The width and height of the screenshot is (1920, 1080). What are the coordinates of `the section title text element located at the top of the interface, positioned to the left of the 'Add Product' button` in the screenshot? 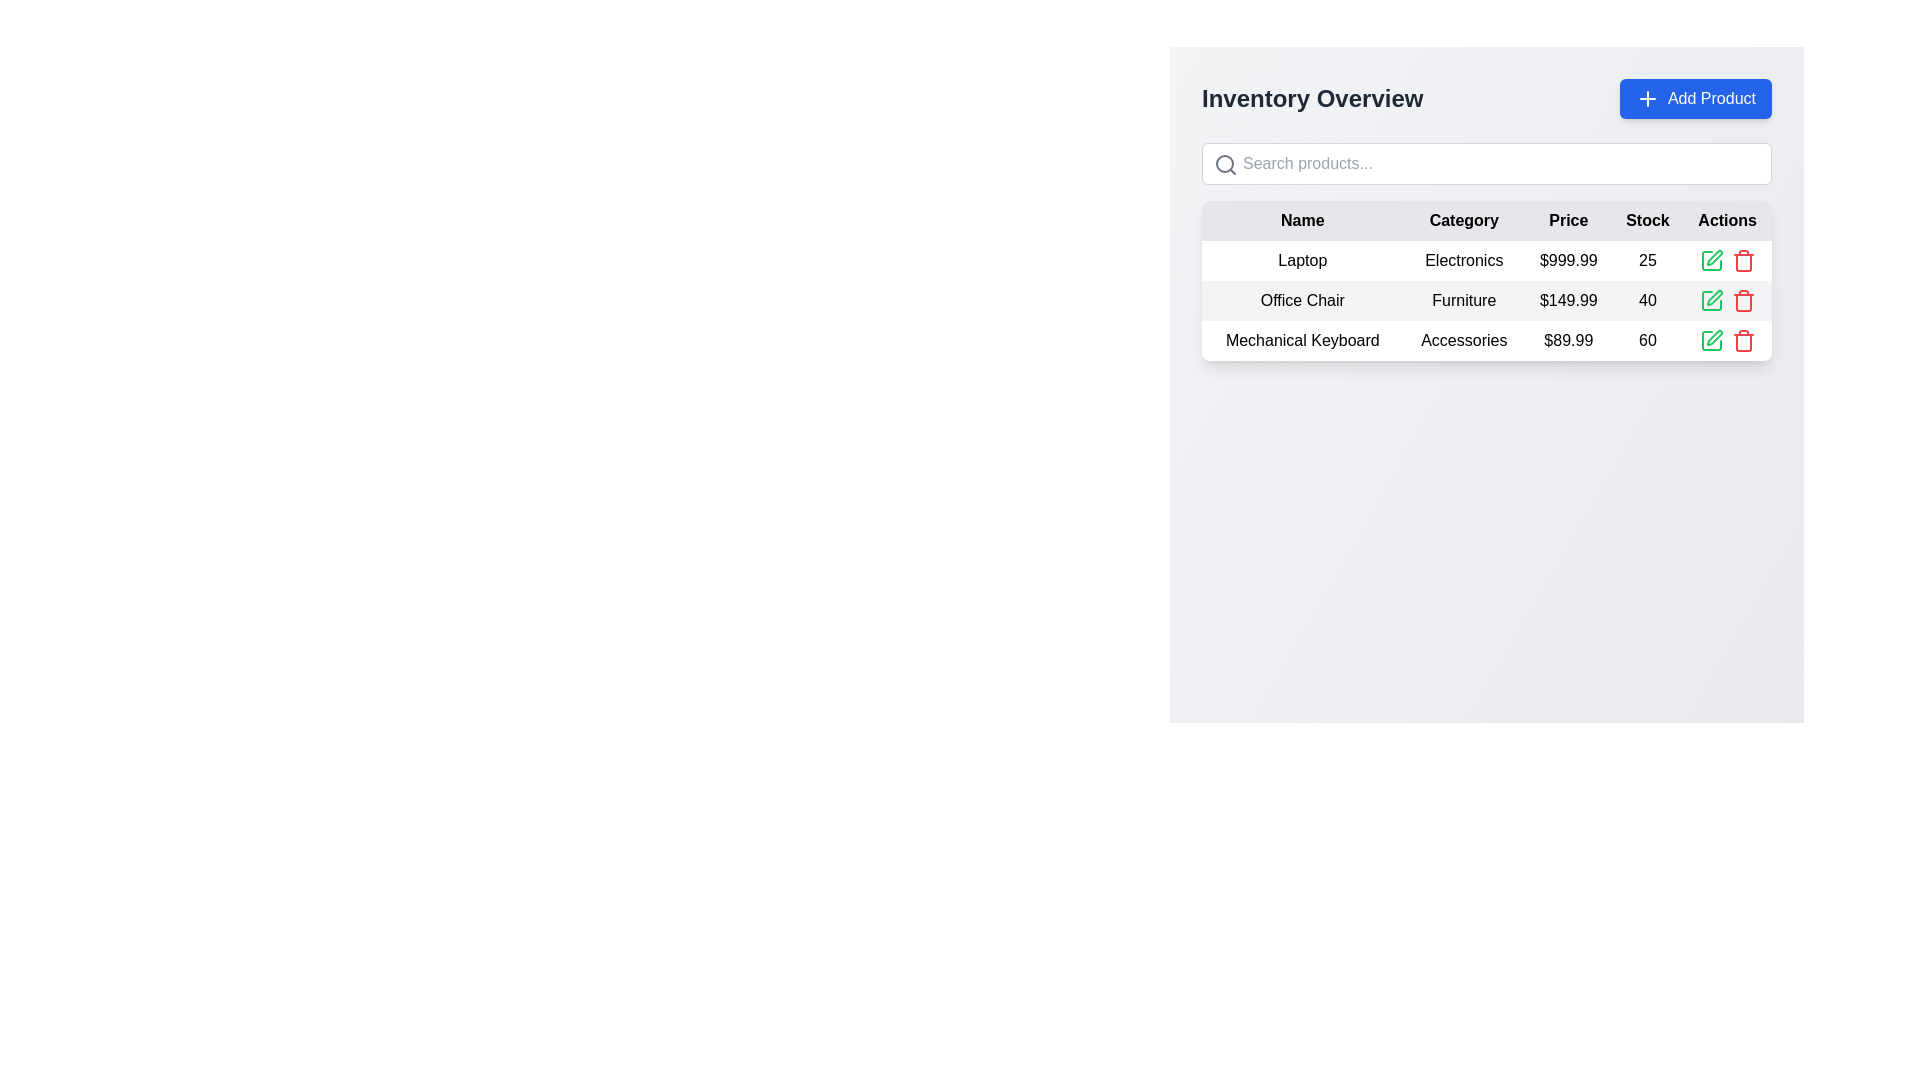 It's located at (1312, 99).